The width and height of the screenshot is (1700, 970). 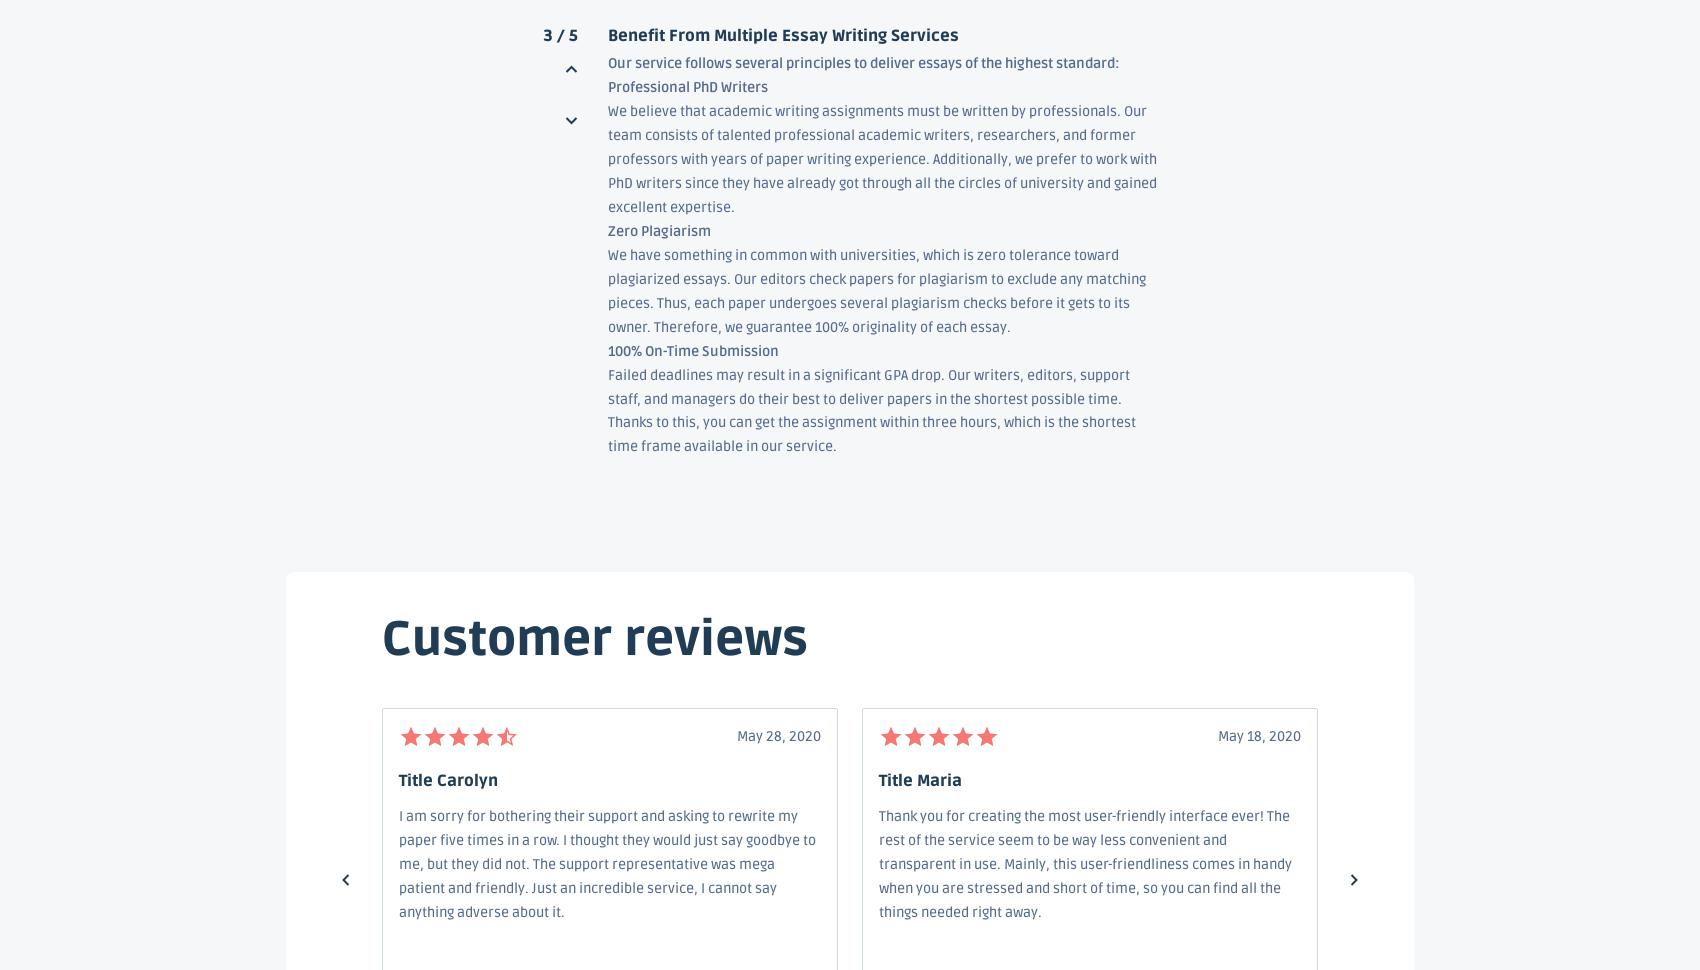 What do you see at coordinates (606, 882) in the screenshot?
I see `'Once you place an order, your job is done. Afterward, you can relax: have an excellent time with friends/your significant other, take a rest, have a nap, etc. Our writer will craft a paper for you. So waiting for a notification from us is the only thing you need to do.'` at bounding box center [606, 882].